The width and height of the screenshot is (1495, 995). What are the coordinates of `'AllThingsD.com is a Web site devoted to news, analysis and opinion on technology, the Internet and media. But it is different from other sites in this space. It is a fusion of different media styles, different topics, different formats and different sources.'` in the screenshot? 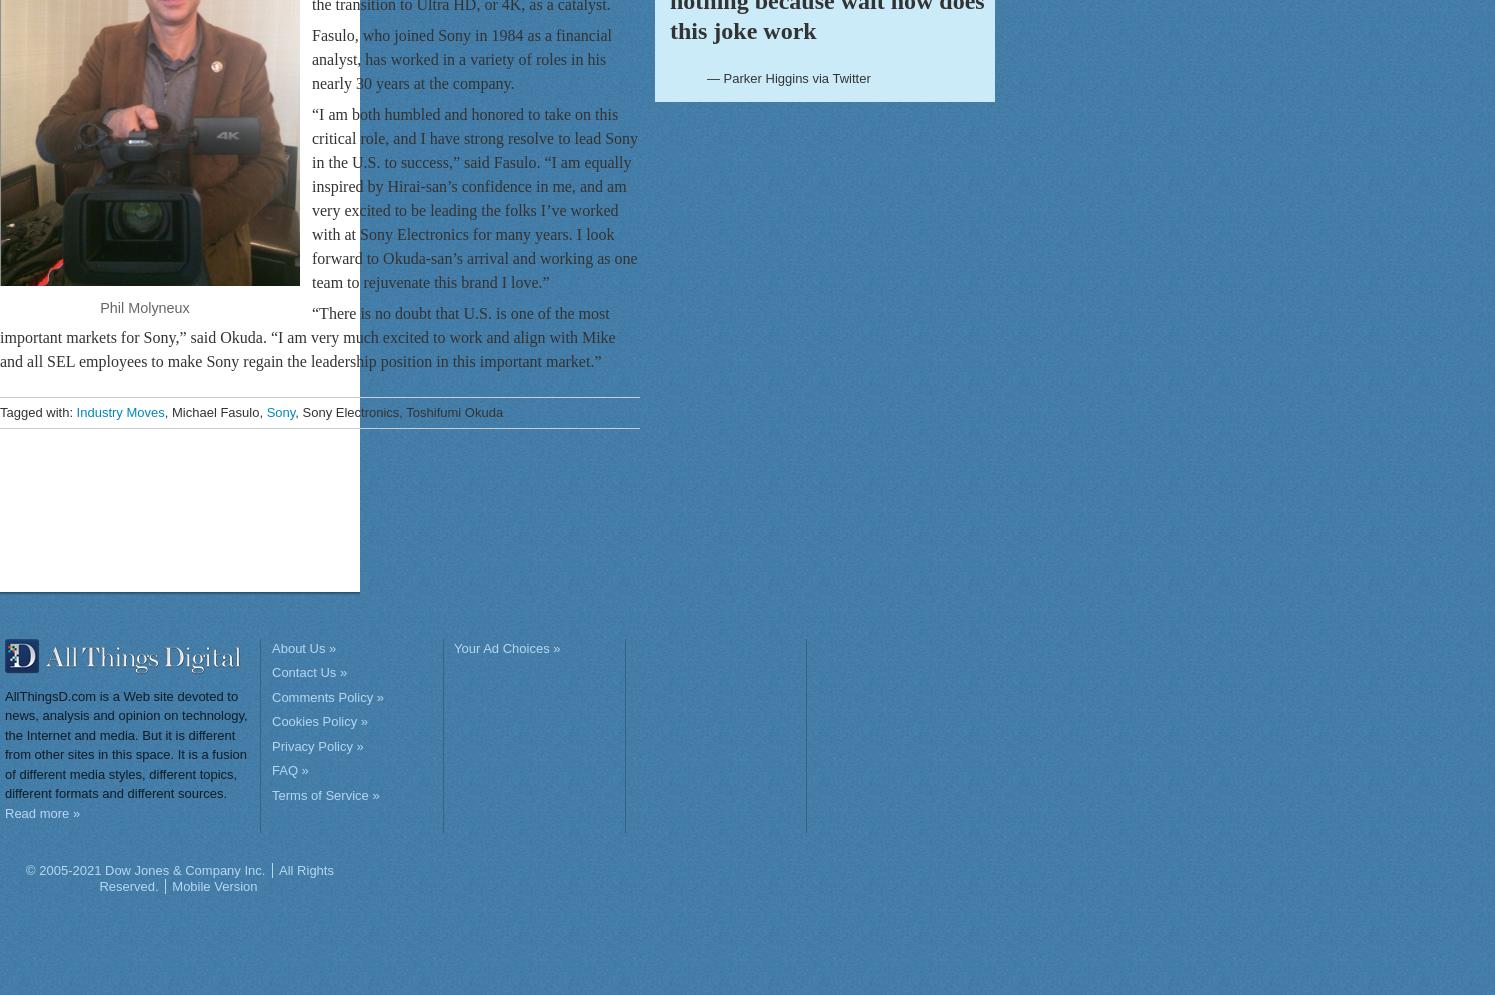 It's located at (126, 743).